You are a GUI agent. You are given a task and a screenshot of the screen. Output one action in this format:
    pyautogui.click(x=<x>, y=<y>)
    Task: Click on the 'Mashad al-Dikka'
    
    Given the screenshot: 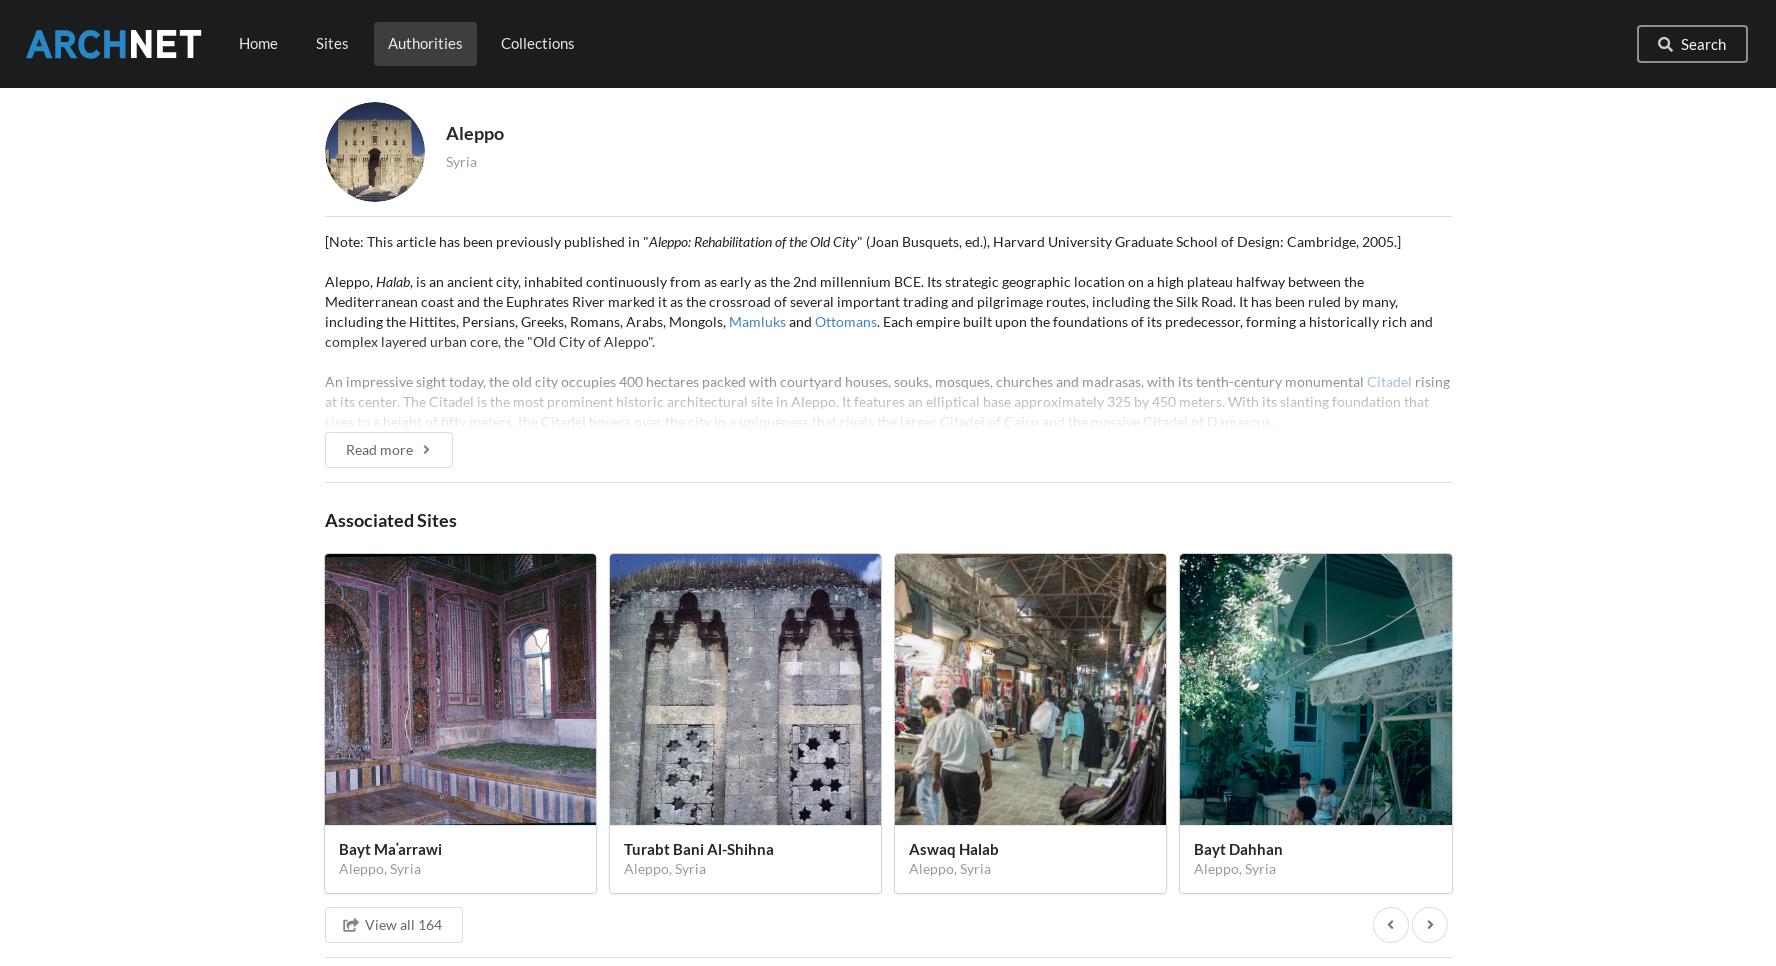 What is the action you would take?
    pyautogui.click(x=509, y=919)
    